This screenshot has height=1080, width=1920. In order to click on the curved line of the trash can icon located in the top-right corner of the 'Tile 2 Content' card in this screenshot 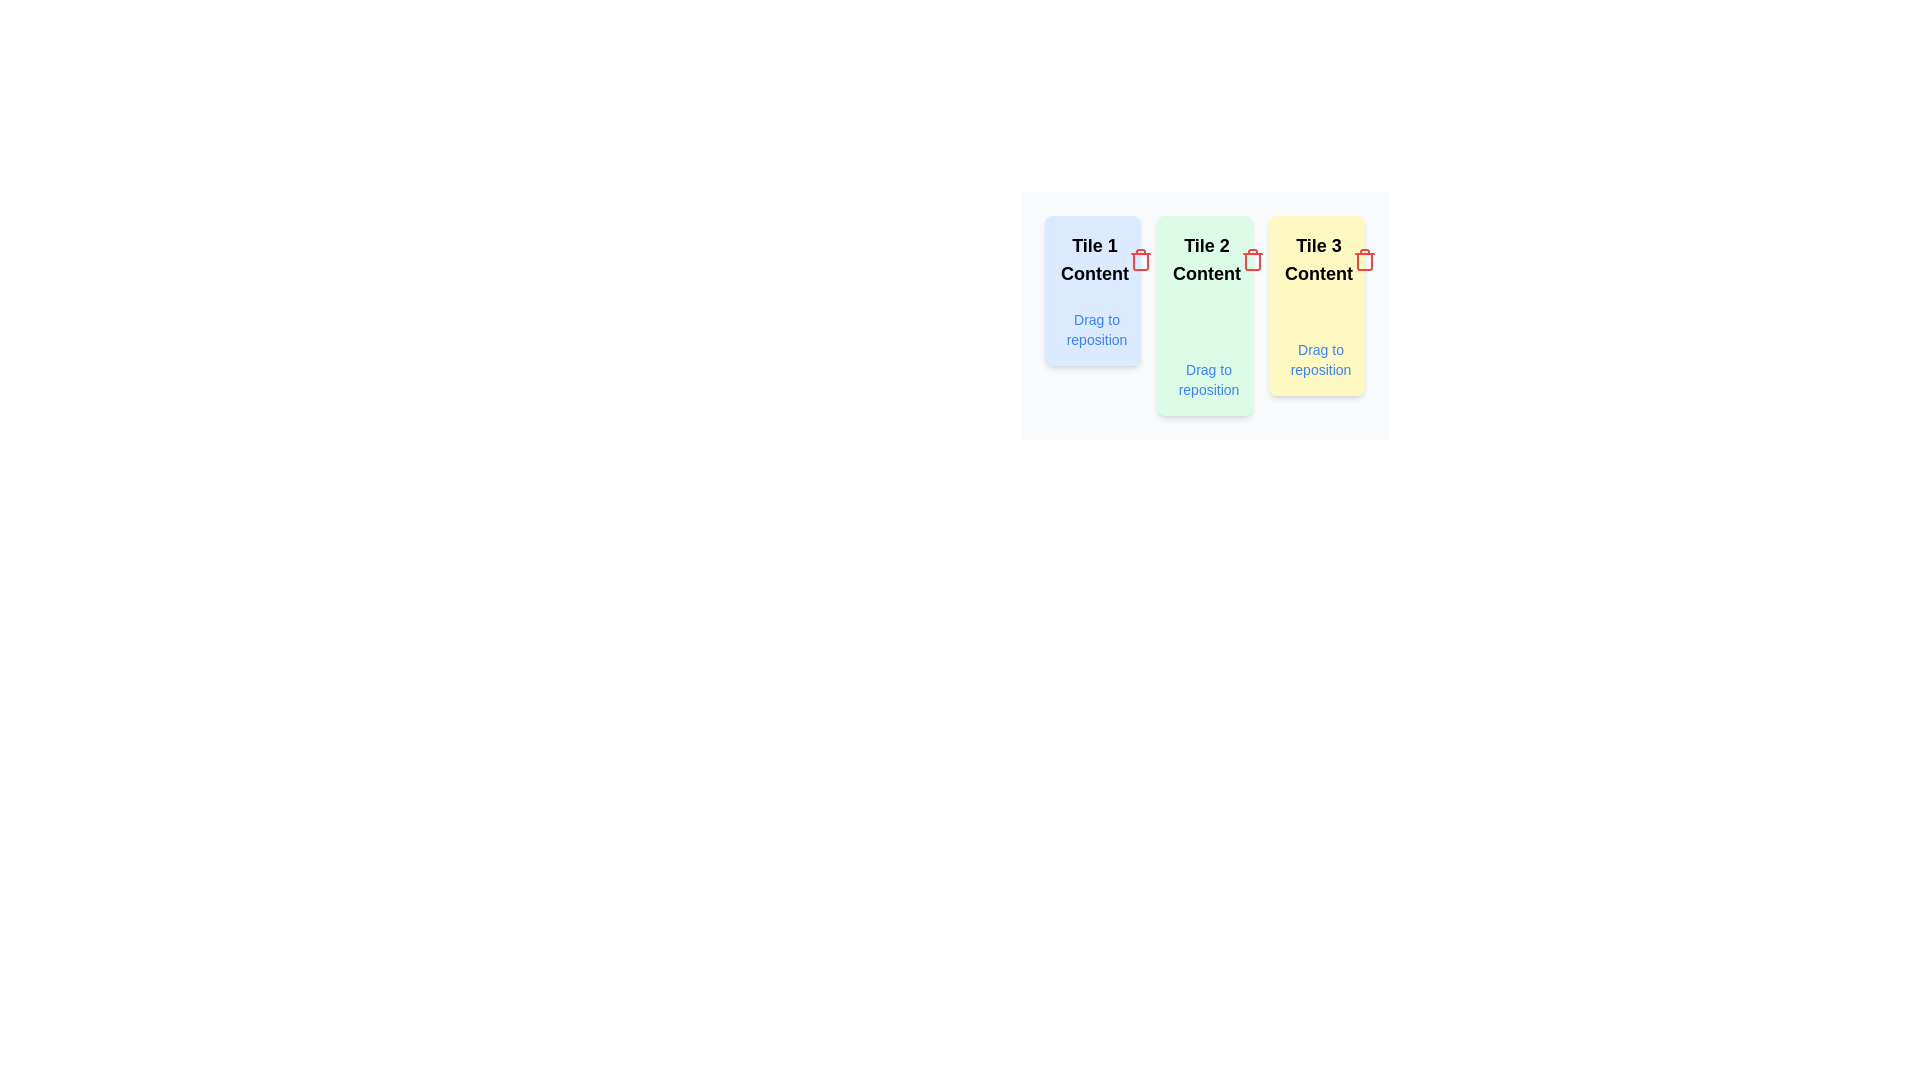, I will do `click(1140, 261)`.